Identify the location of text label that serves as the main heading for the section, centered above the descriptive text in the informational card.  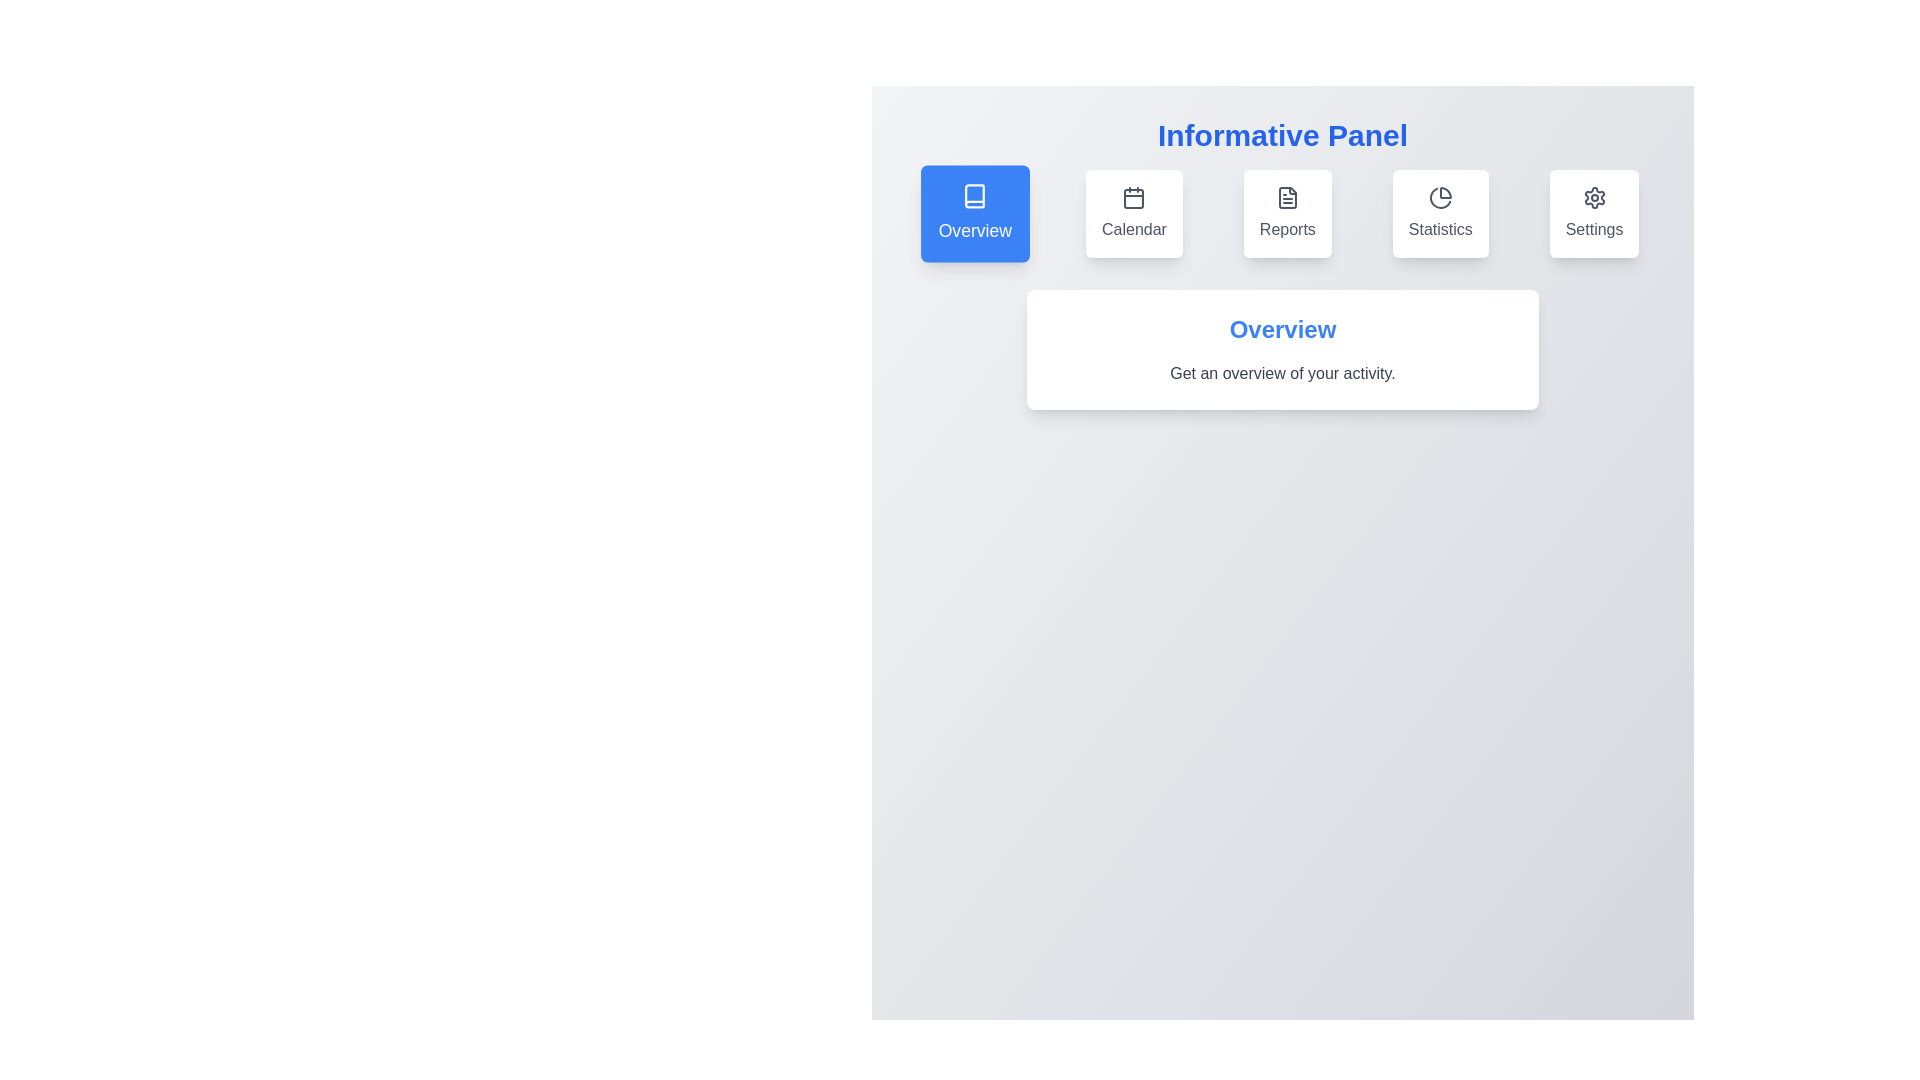
(1282, 329).